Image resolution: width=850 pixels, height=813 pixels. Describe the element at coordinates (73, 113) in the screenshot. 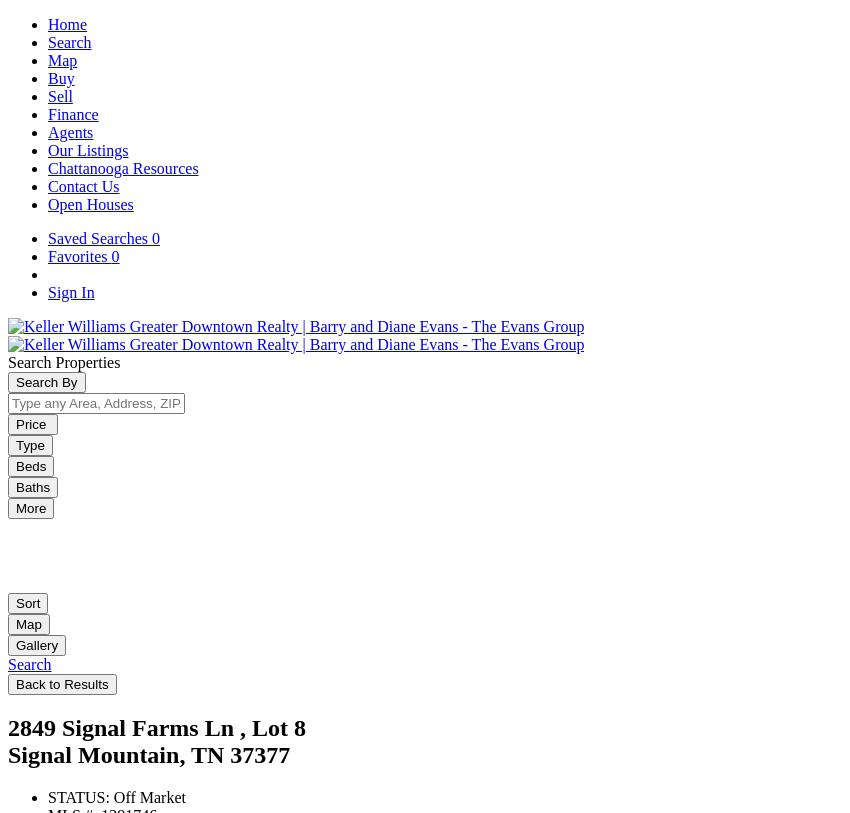

I see `'Finance'` at that location.